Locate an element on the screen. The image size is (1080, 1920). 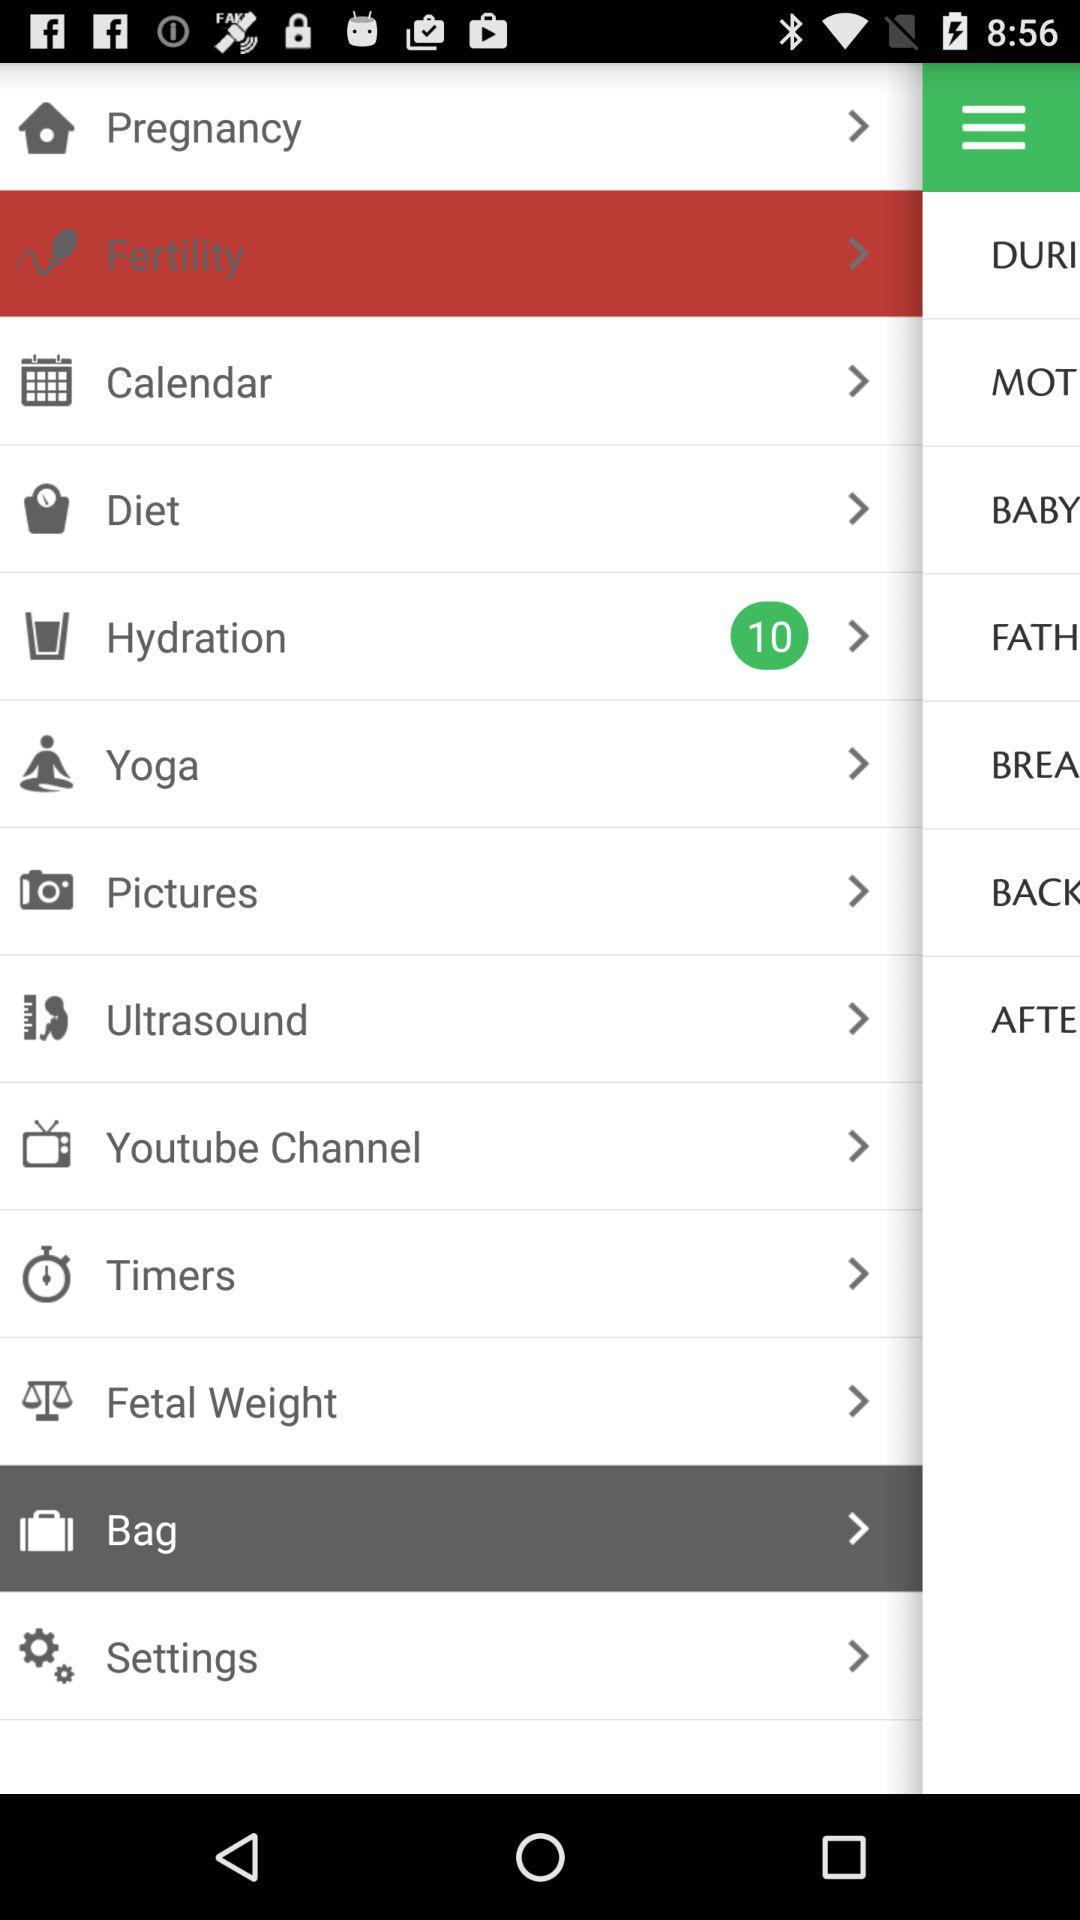
calendar is located at coordinates (457, 380).